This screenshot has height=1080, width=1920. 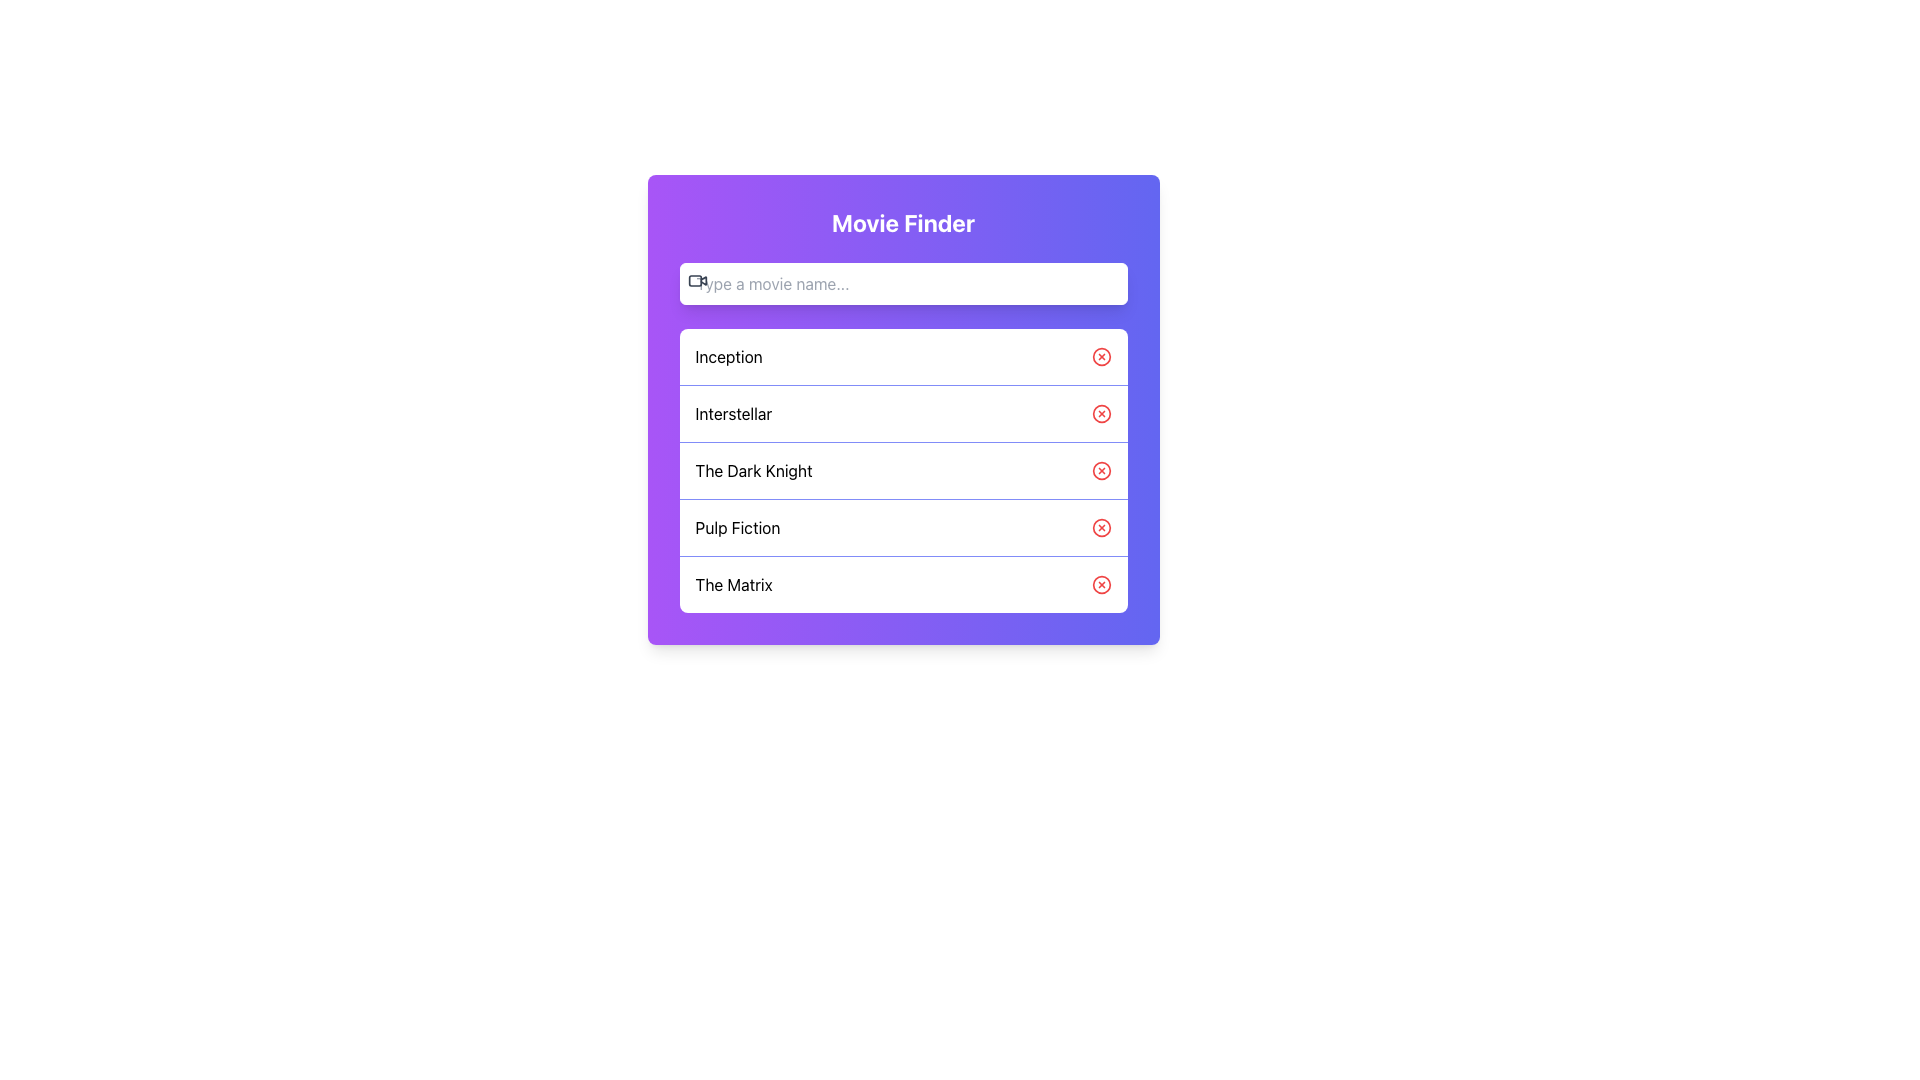 What do you see at coordinates (902, 584) in the screenshot?
I see `the fifth list item element displaying 'The Matrix' to trigger style changes` at bounding box center [902, 584].